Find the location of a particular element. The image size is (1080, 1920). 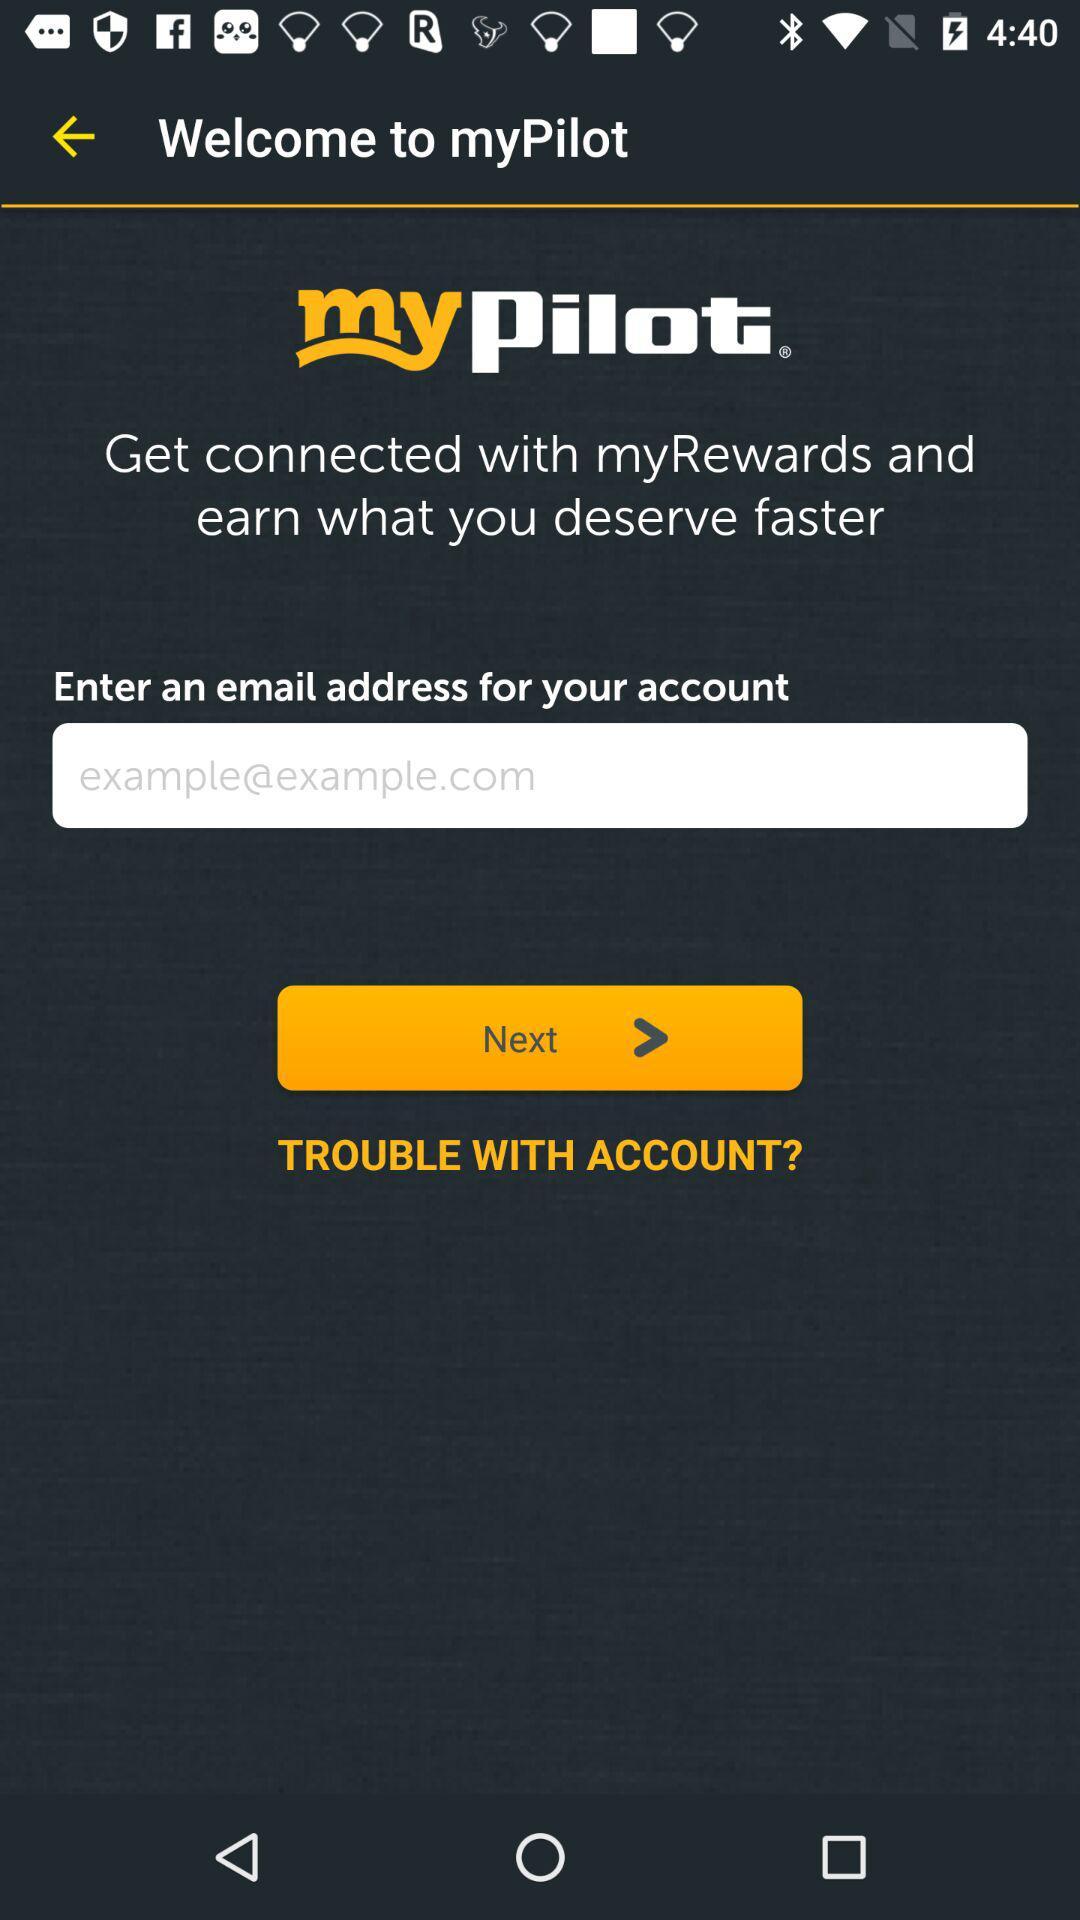

the trouble with account? icon is located at coordinates (540, 1153).